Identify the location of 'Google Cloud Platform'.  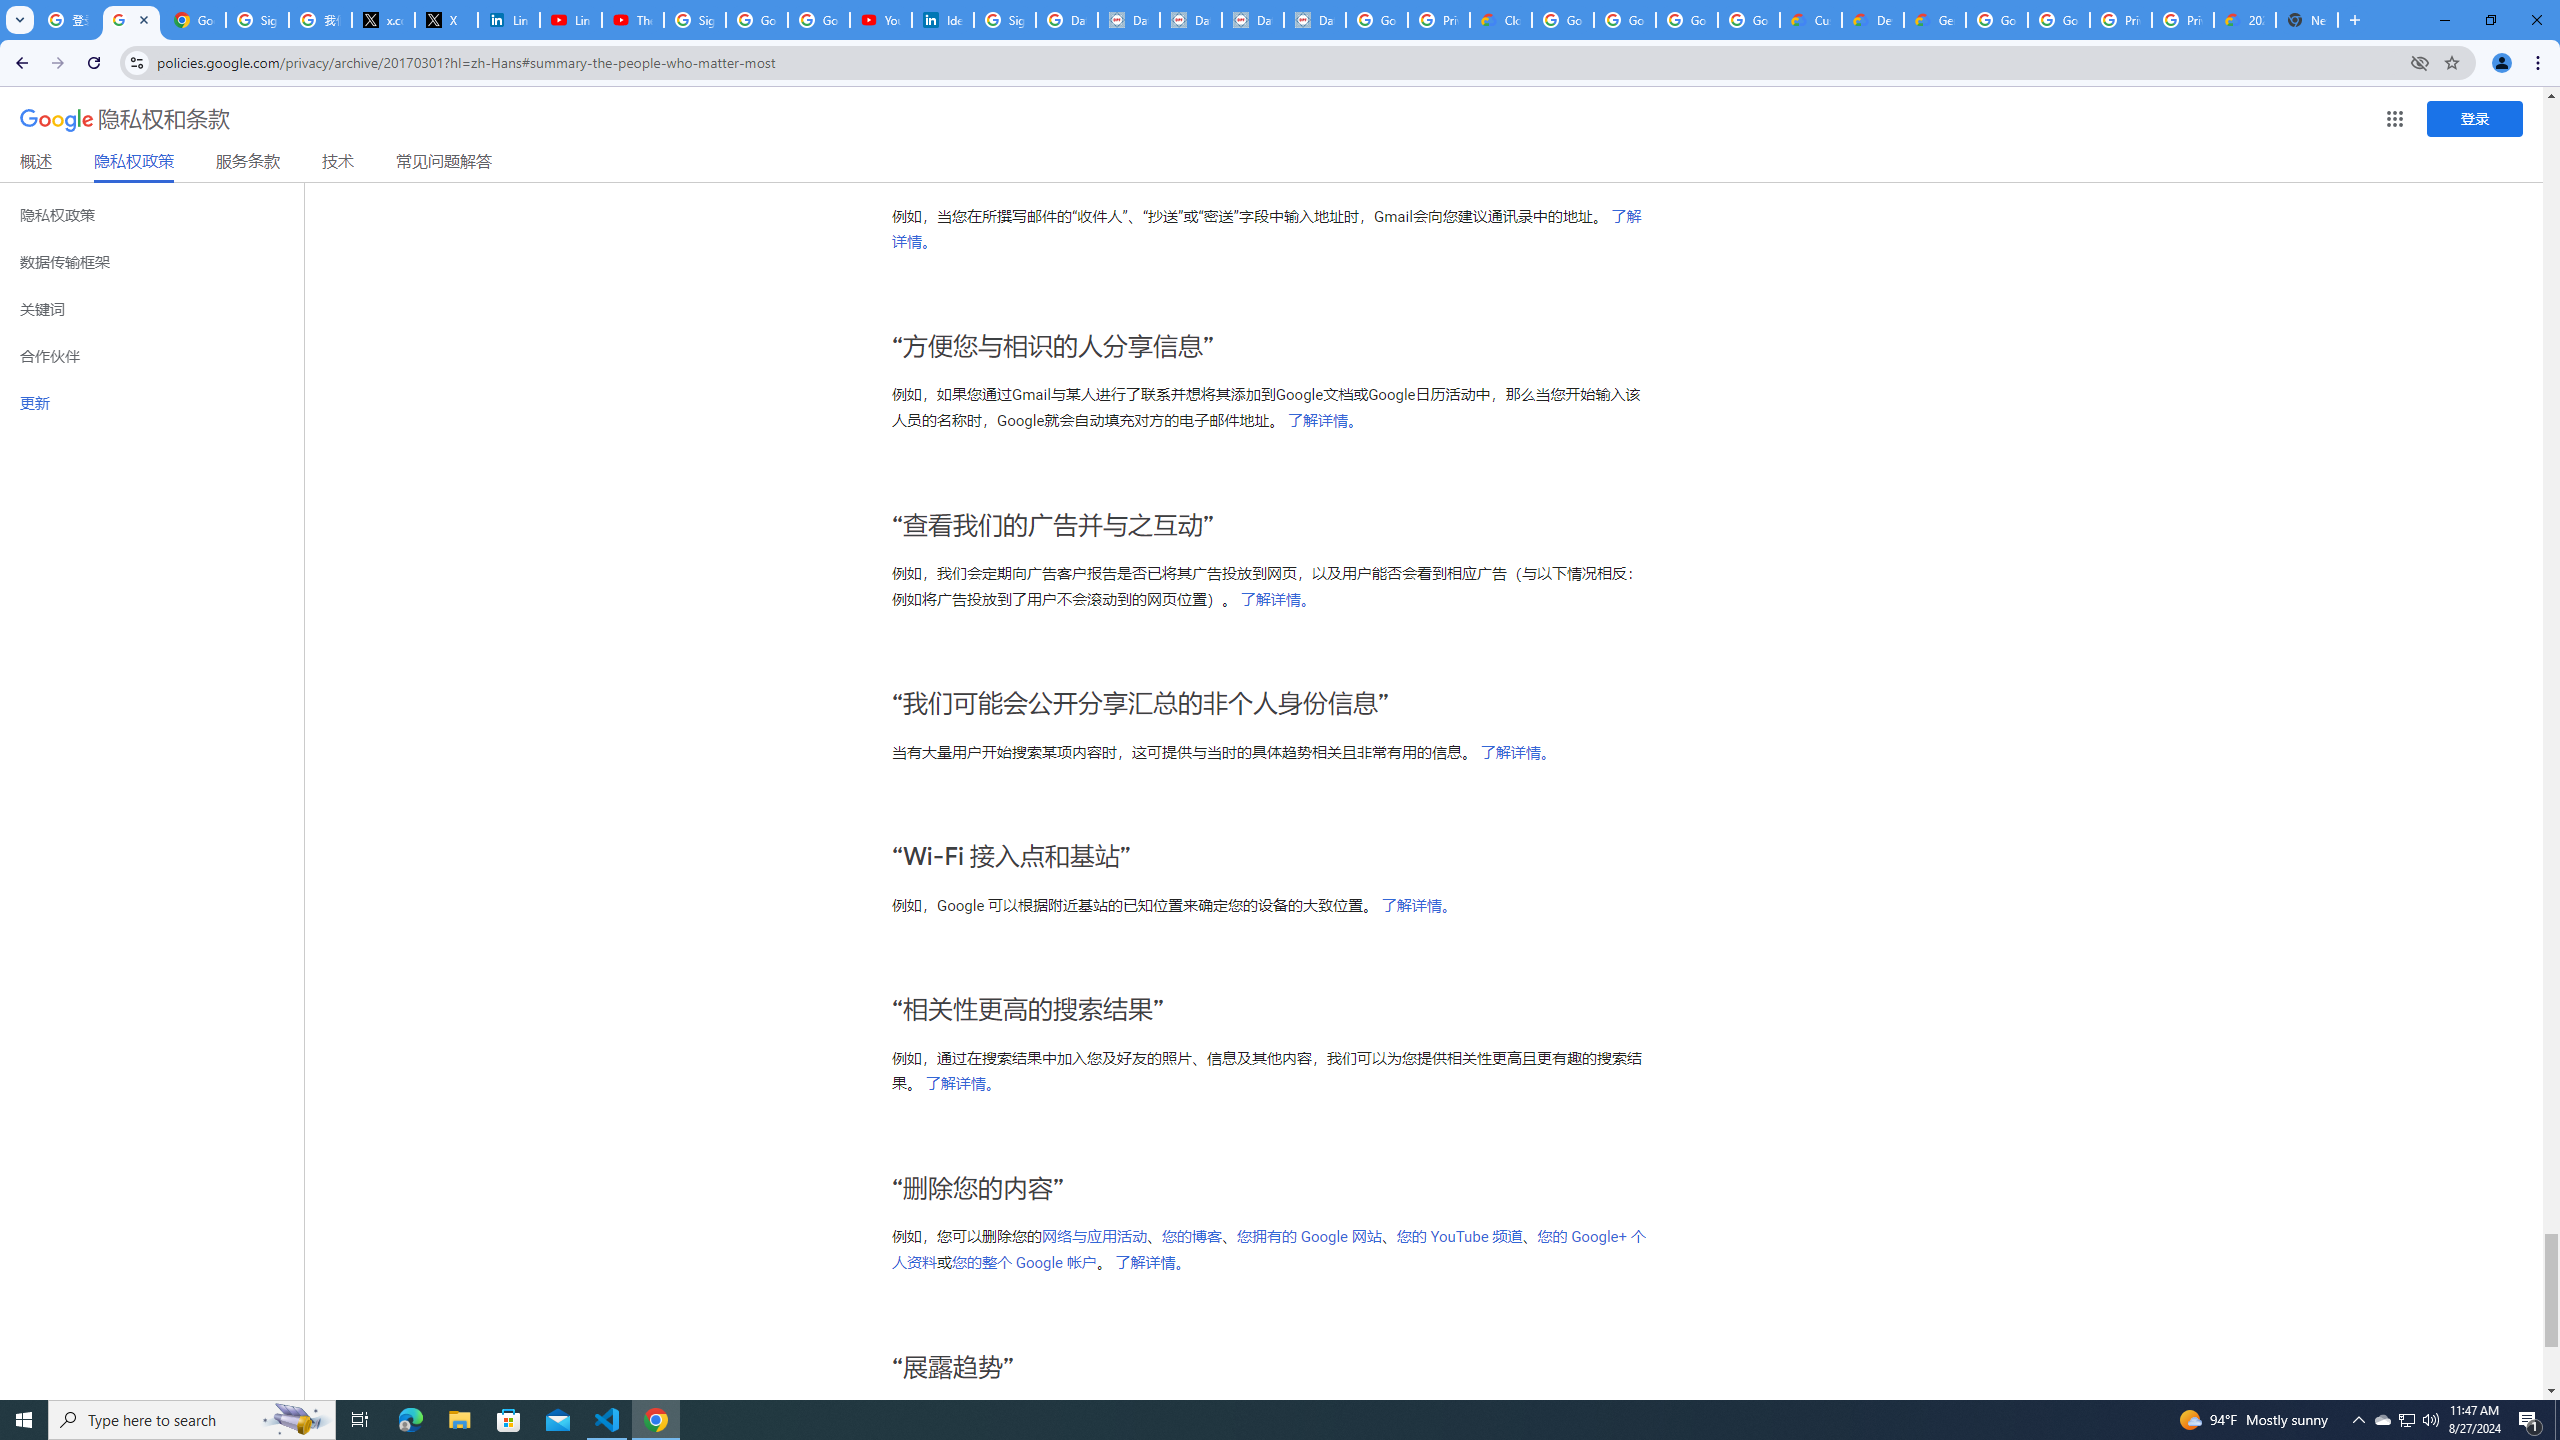
(2058, 19).